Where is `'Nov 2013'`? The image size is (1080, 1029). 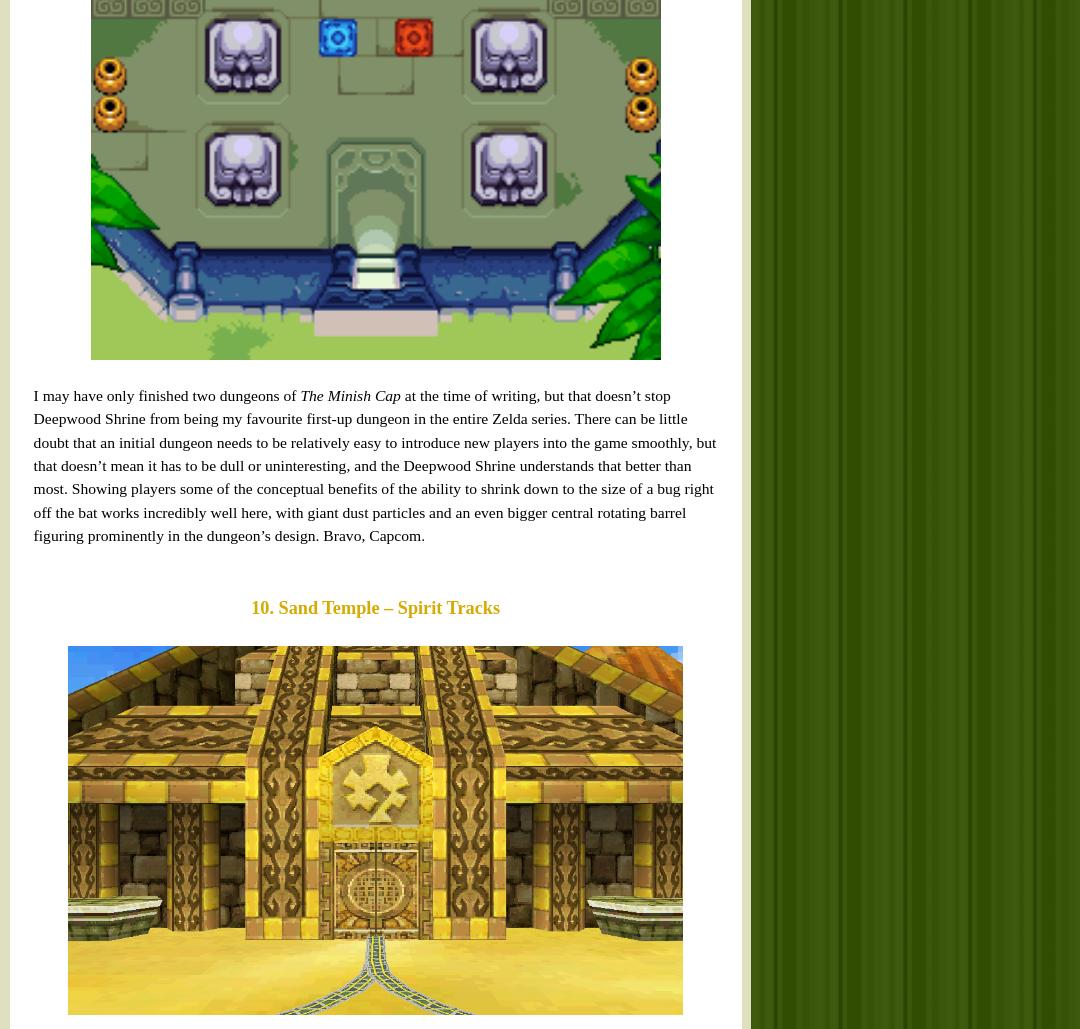
'Nov 2013' is located at coordinates (716, 164).